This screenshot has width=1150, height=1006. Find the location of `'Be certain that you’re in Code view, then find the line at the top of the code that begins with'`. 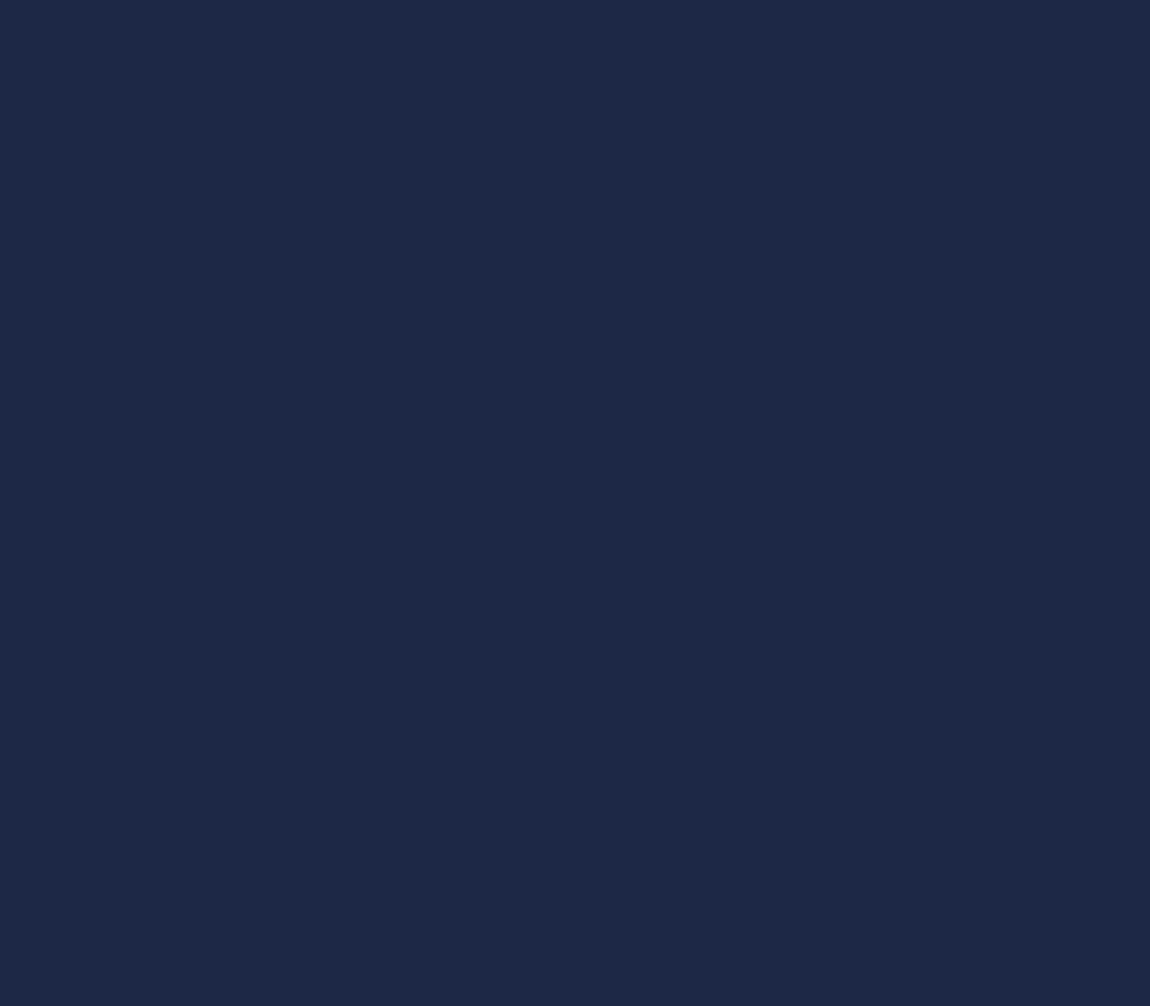

'Be certain that you’re in Code view, then find the line at the top of the code that begins with' is located at coordinates (591, 963).